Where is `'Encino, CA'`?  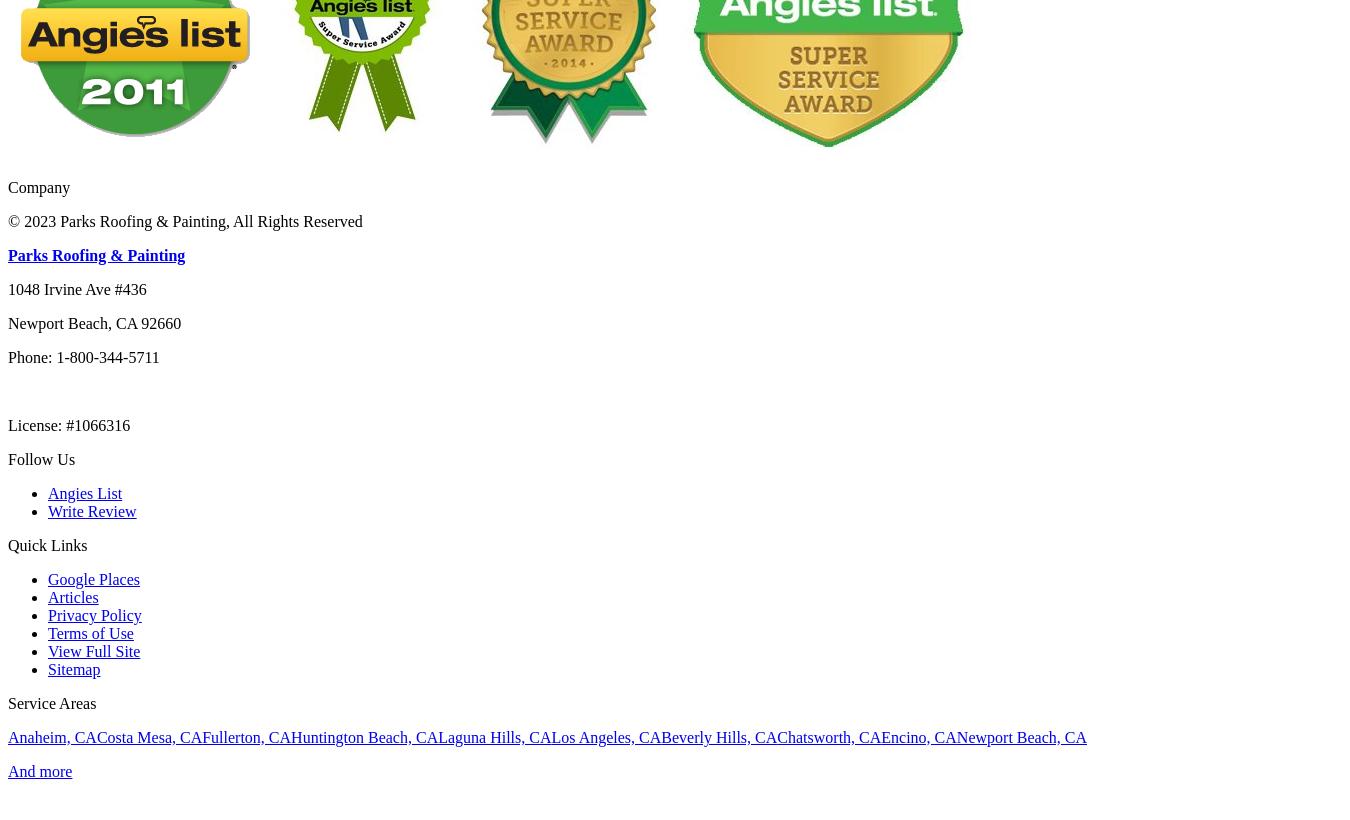
'Encino, CA' is located at coordinates (917, 735).